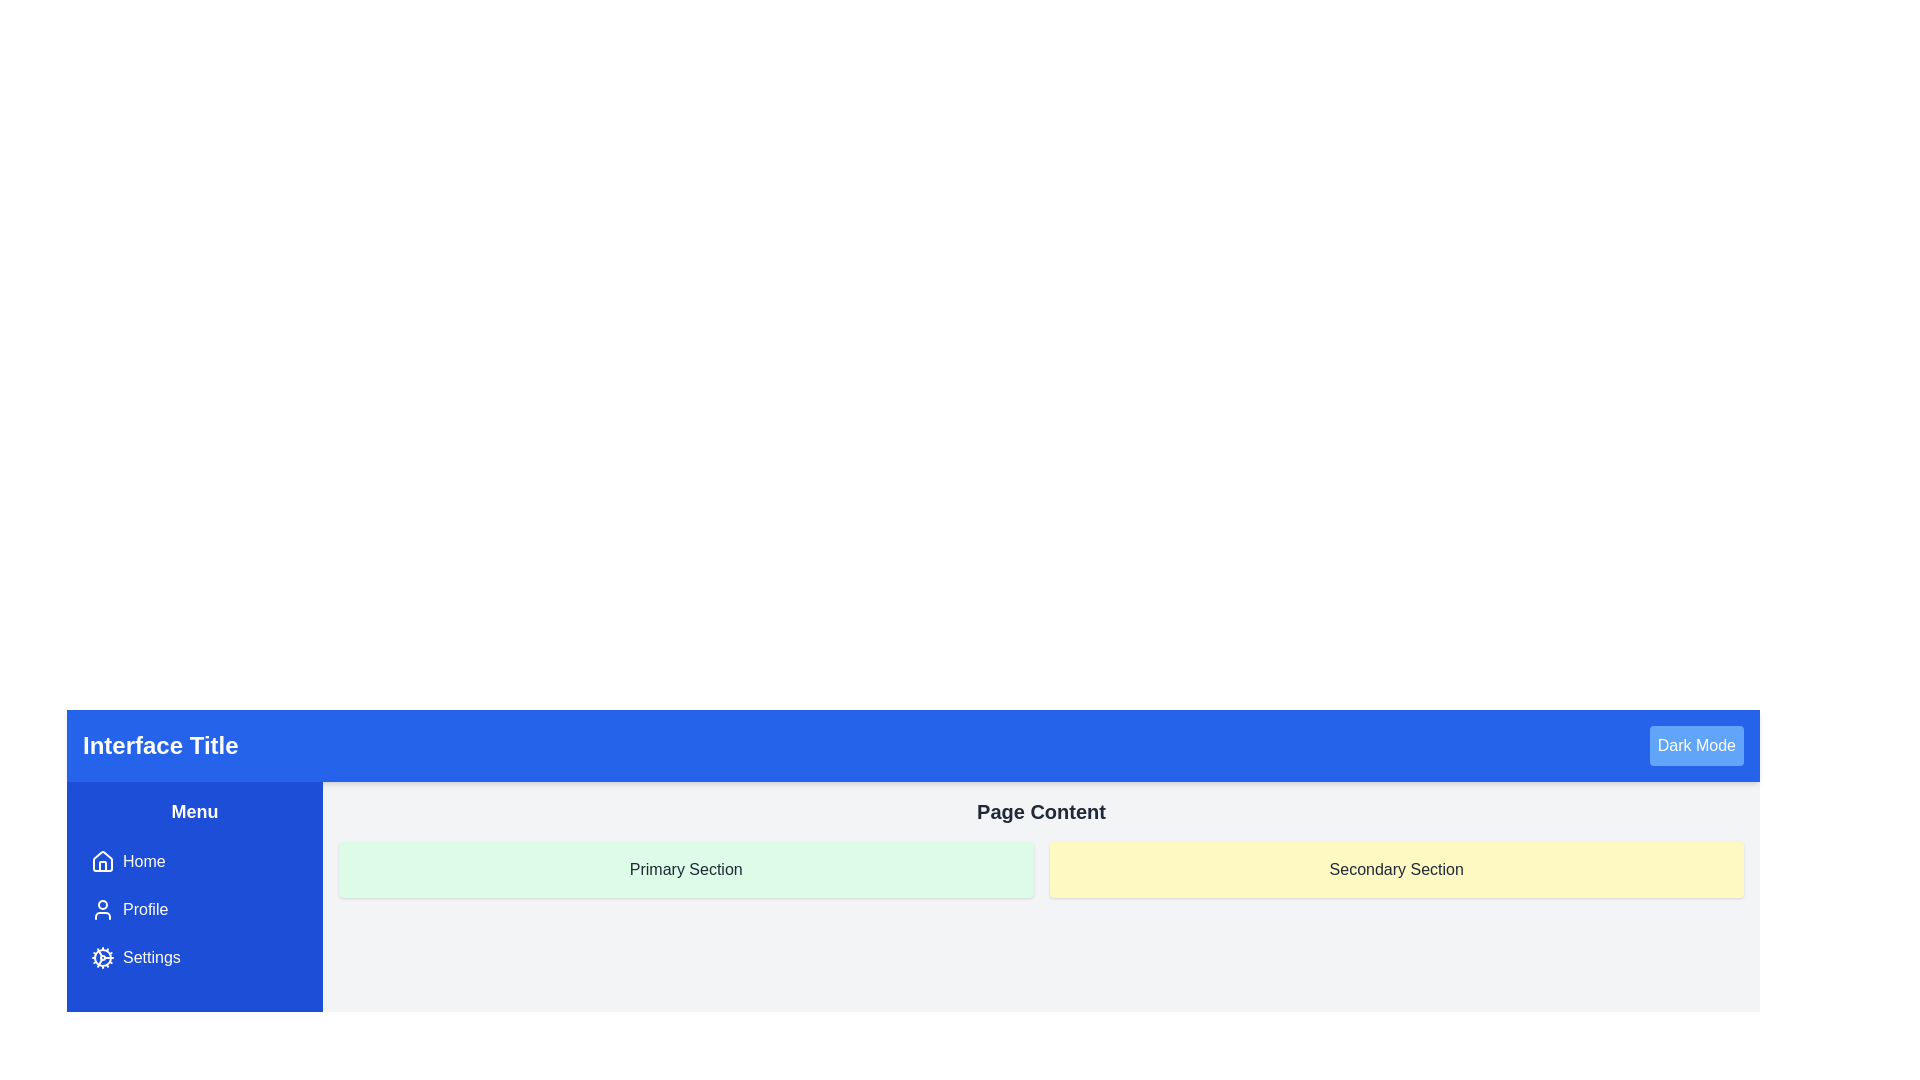  What do you see at coordinates (160, 745) in the screenshot?
I see `the 'Interface Title' text label, which is styled in bold white font on a blue background, located on the left side of the header bar` at bounding box center [160, 745].